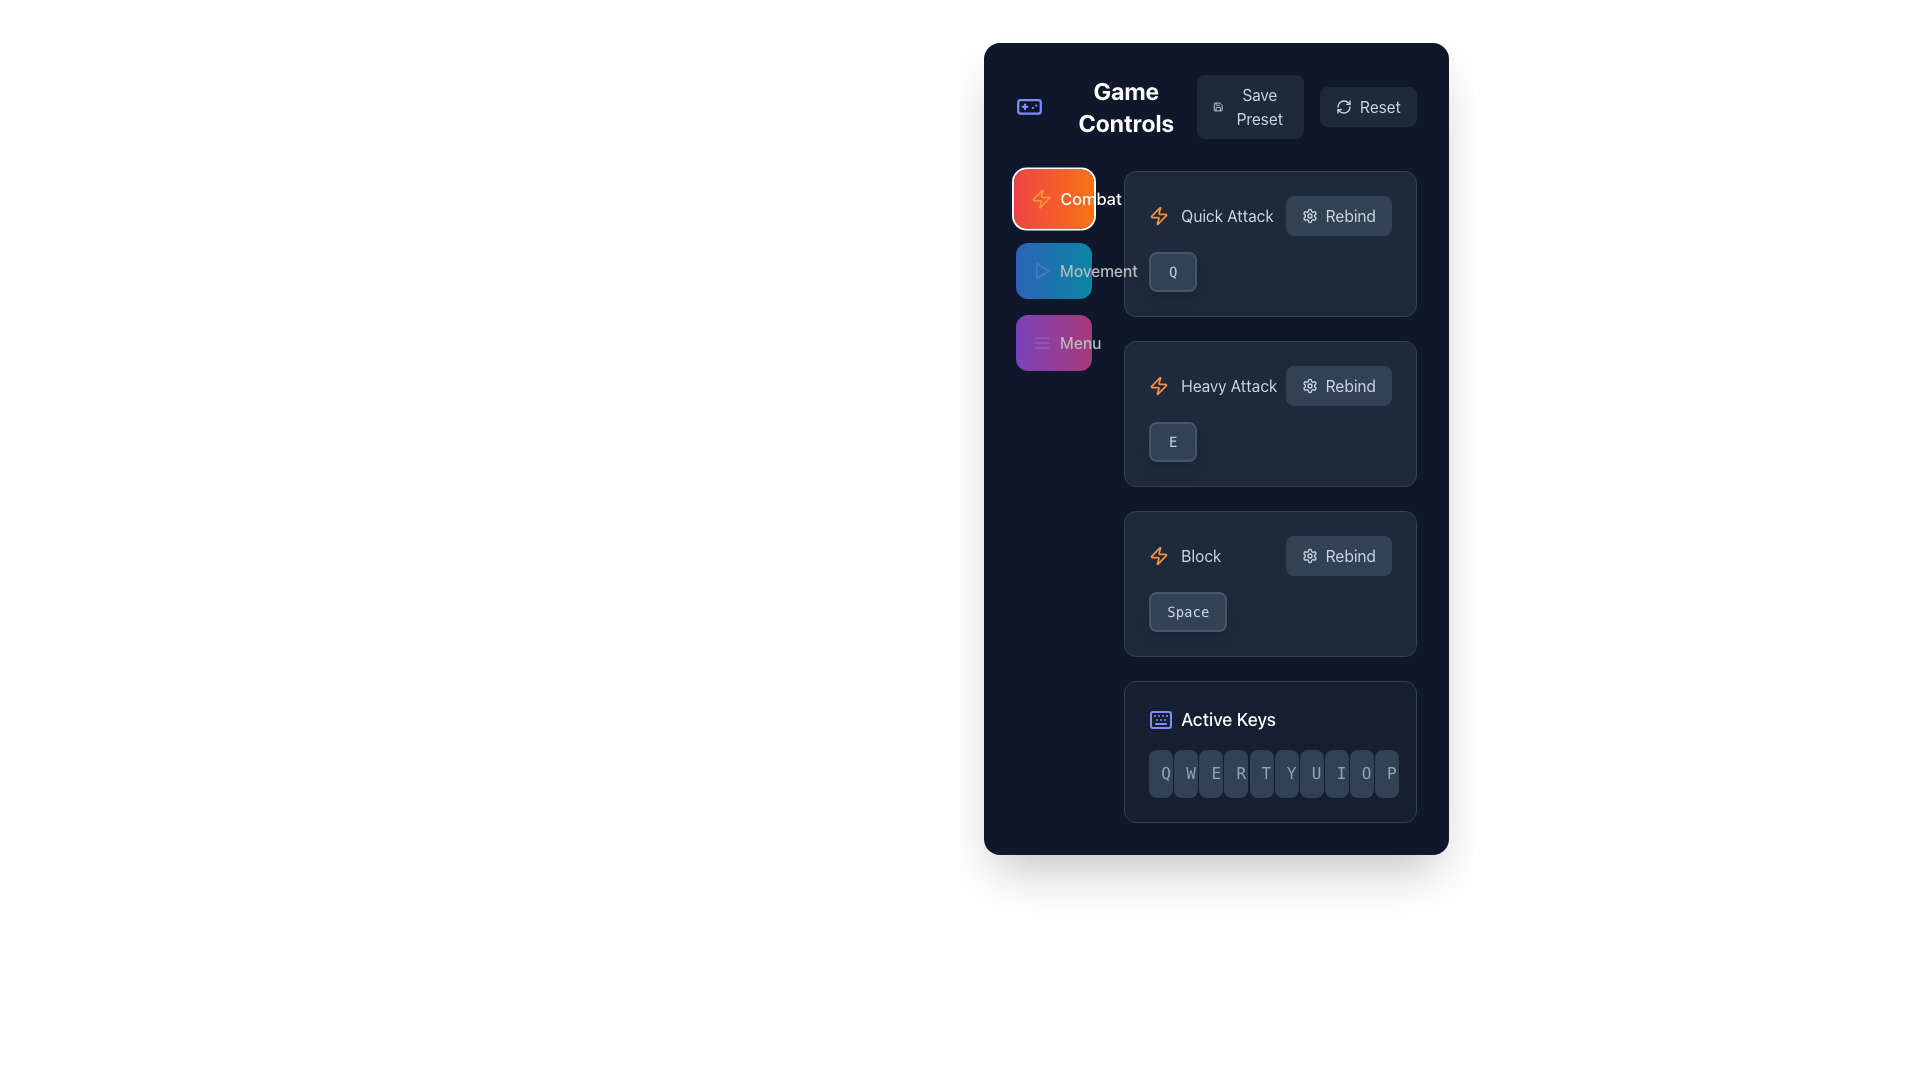  I want to click on the selectable button or label for the 'Movement' section located between the 'Combat' orange button and the 'Menu' purple button, so click(1083, 270).